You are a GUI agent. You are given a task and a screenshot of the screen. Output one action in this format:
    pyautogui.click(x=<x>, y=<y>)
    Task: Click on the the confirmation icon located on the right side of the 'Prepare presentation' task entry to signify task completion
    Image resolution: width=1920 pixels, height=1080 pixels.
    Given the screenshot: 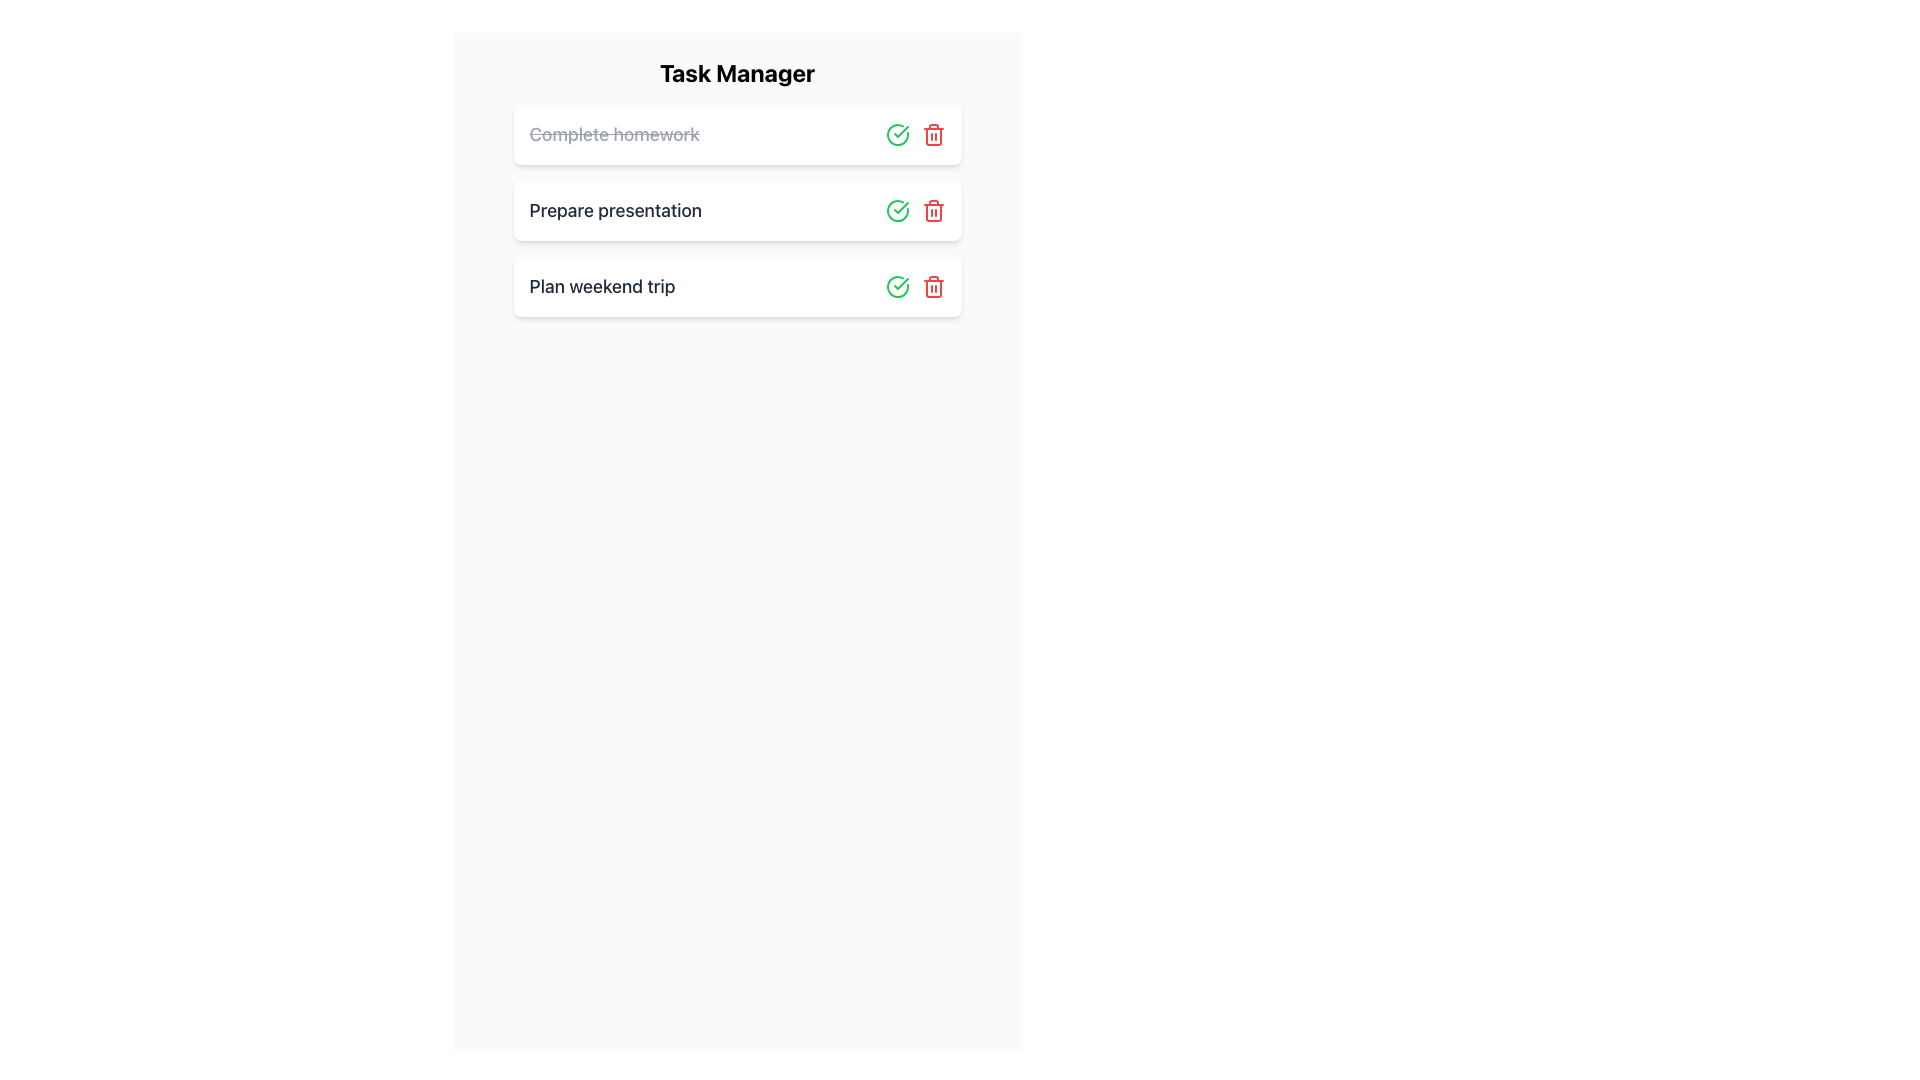 What is the action you would take?
    pyautogui.click(x=900, y=131)
    